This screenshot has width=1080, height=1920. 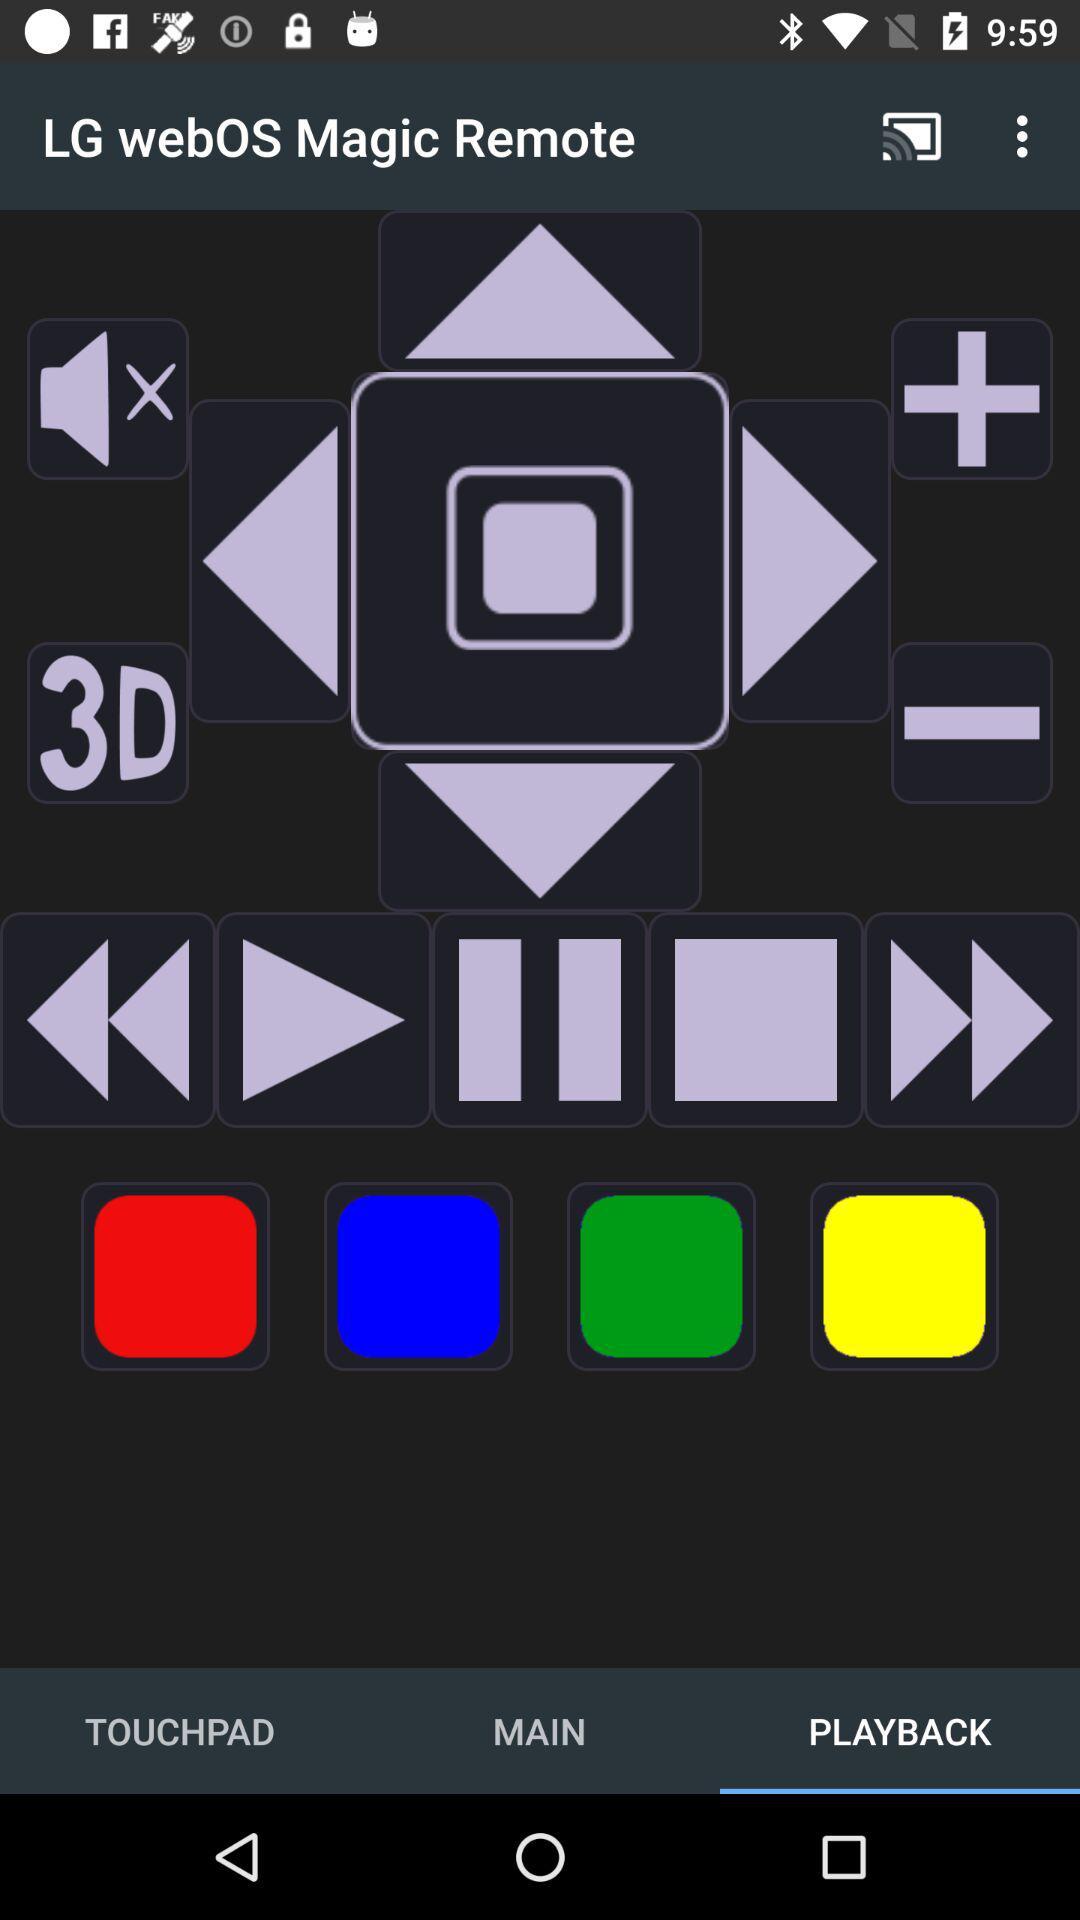 What do you see at coordinates (108, 398) in the screenshot?
I see `mute sound` at bounding box center [108, 398].